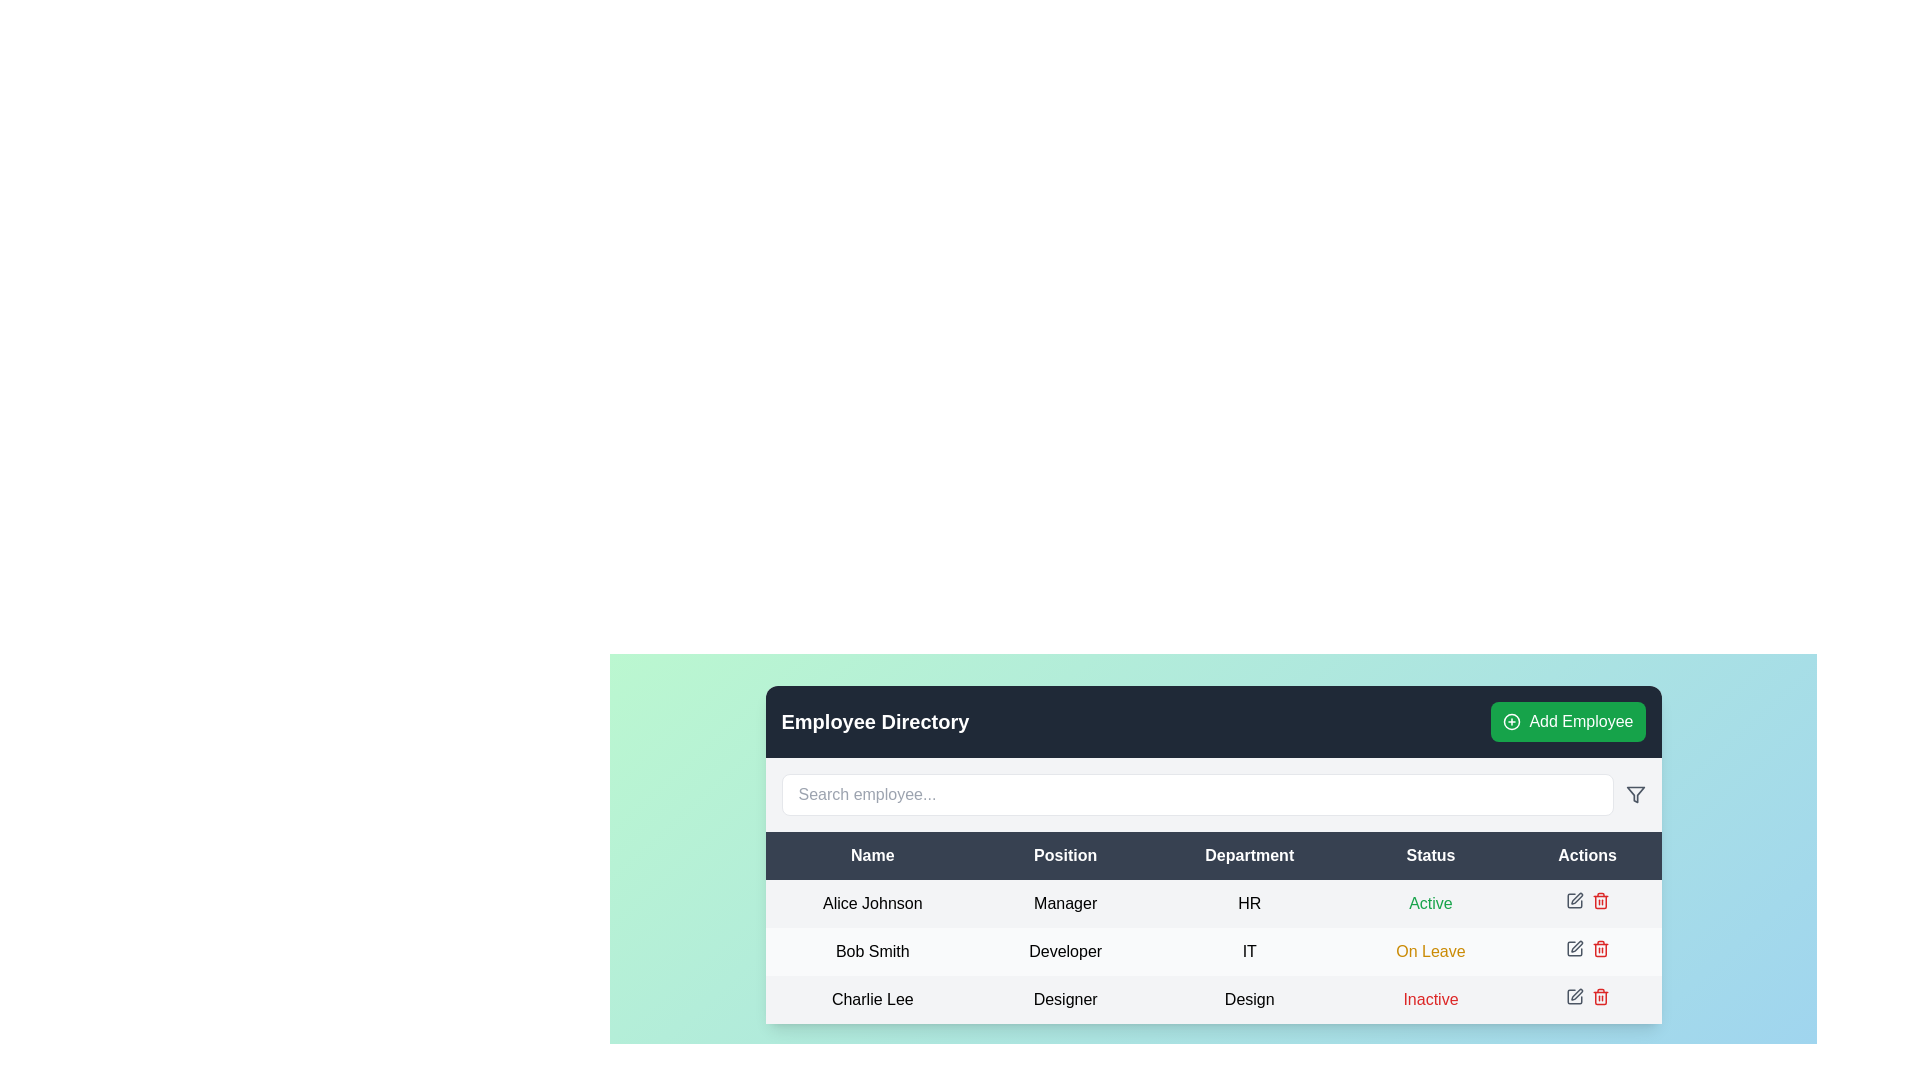  Describe the element at coordinates (1575, 897) in the screenshot. I see `the small pen-like icon in the 'Actions' column of the employee table for the 'HR' department with 'Active' status` at that location.